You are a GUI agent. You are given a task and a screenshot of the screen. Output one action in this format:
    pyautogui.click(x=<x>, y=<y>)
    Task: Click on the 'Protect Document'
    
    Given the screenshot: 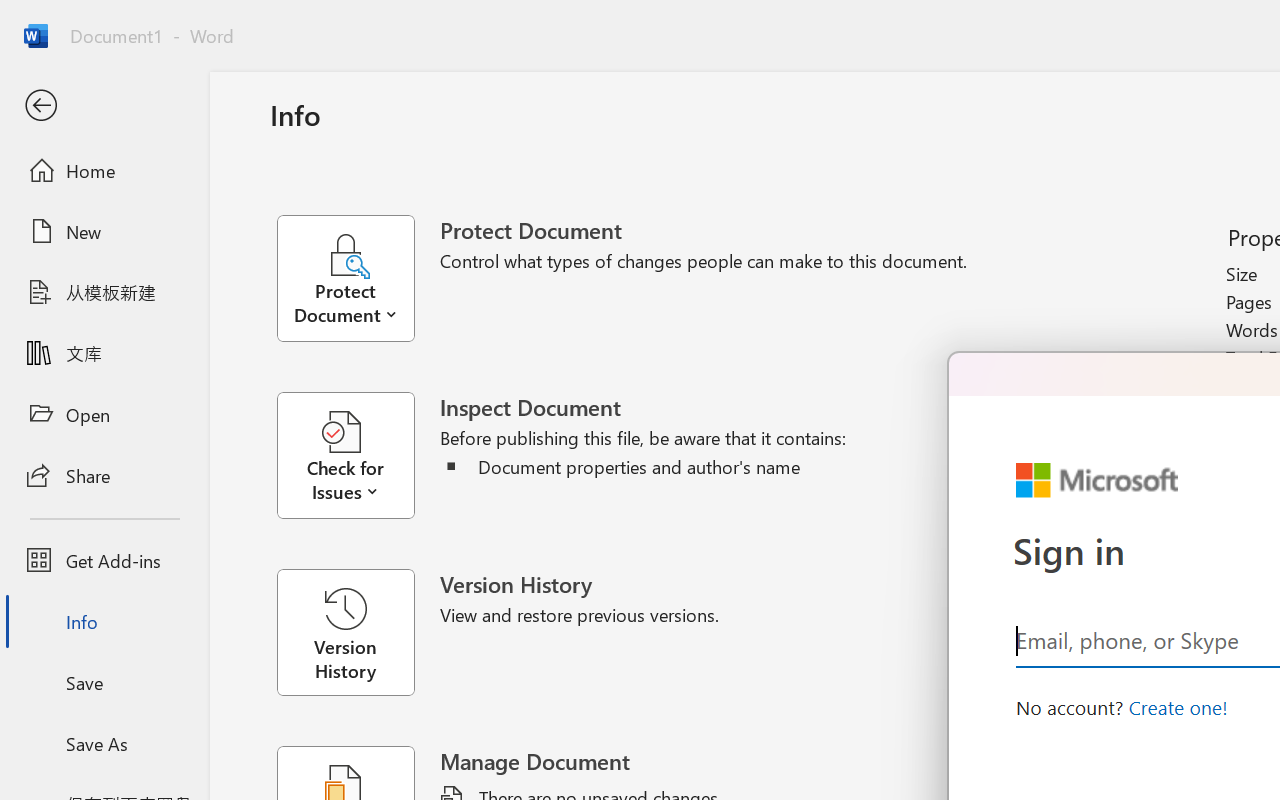 What is the action you would take?
    pyautogui.click(x=358, y=278)
    